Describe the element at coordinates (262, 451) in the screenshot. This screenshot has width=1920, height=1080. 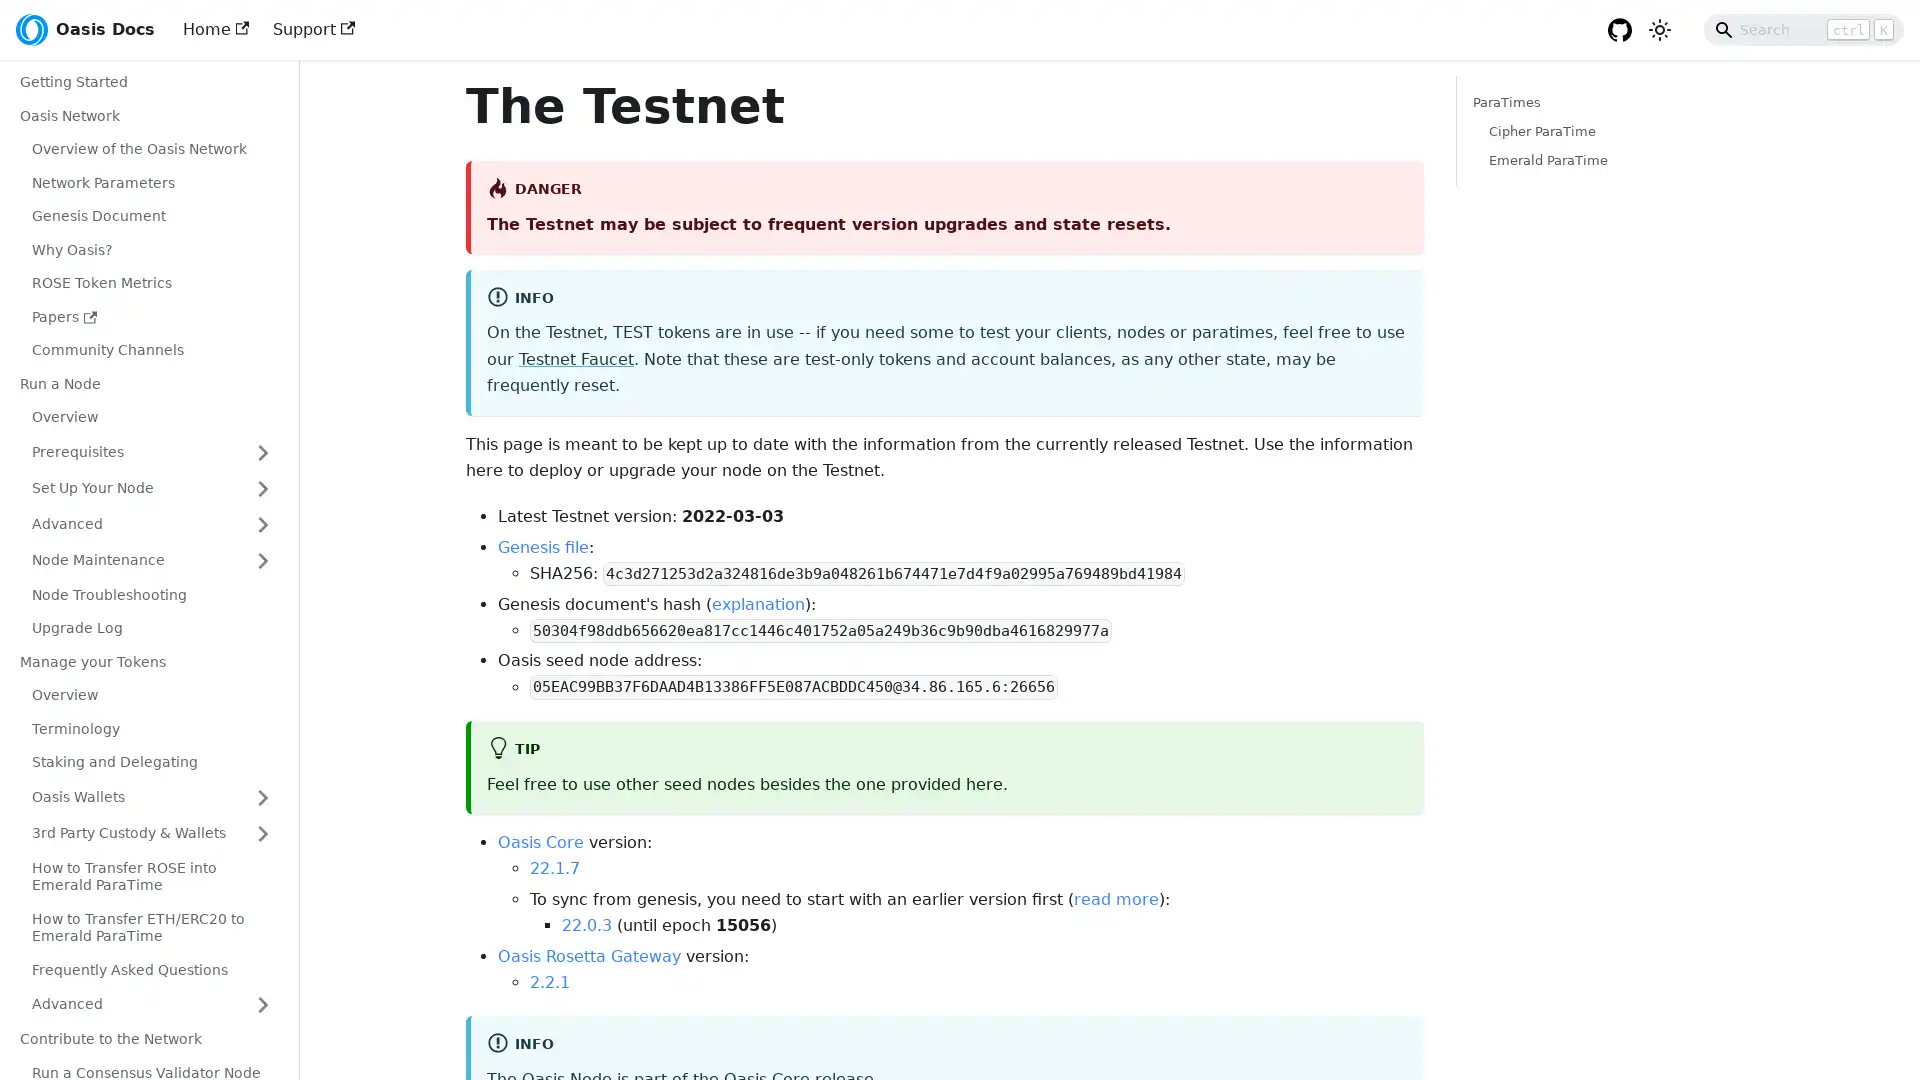
I see `Toggle the collapsible sidebar category 'Prerequisites'` at that location.